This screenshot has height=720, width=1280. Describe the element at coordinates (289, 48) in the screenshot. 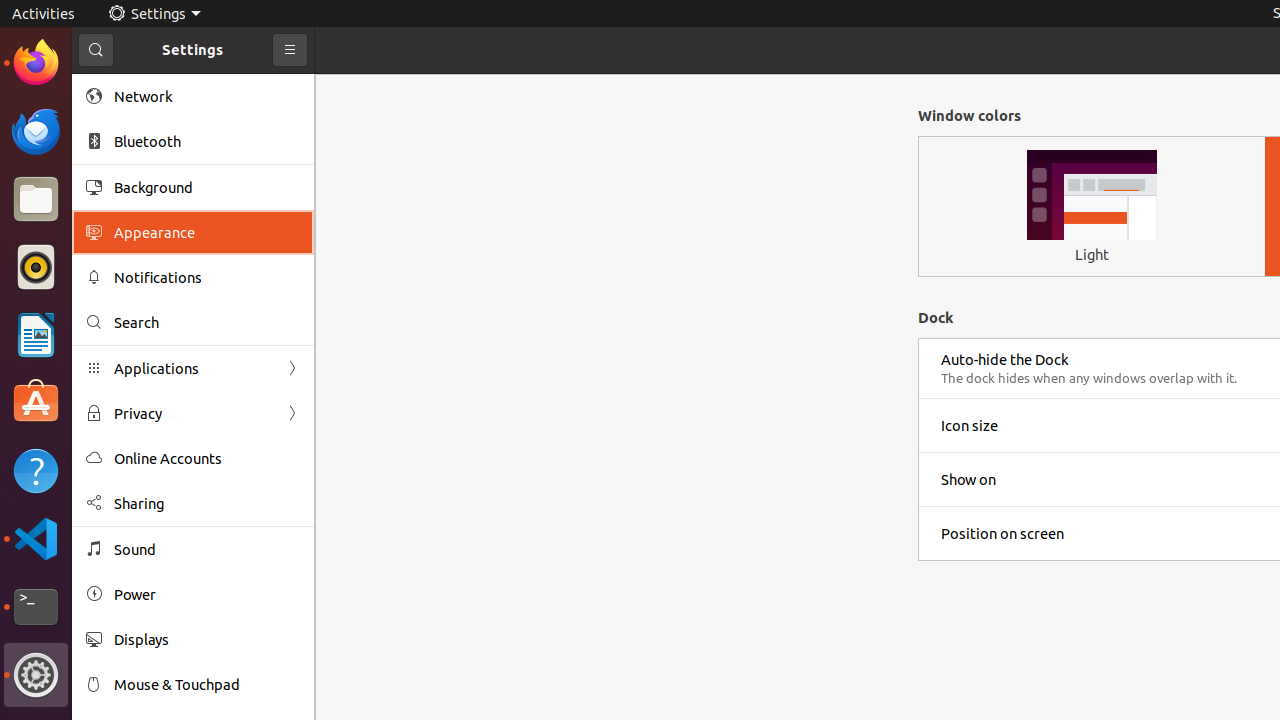

I see `'Primary Menu'` at that location.